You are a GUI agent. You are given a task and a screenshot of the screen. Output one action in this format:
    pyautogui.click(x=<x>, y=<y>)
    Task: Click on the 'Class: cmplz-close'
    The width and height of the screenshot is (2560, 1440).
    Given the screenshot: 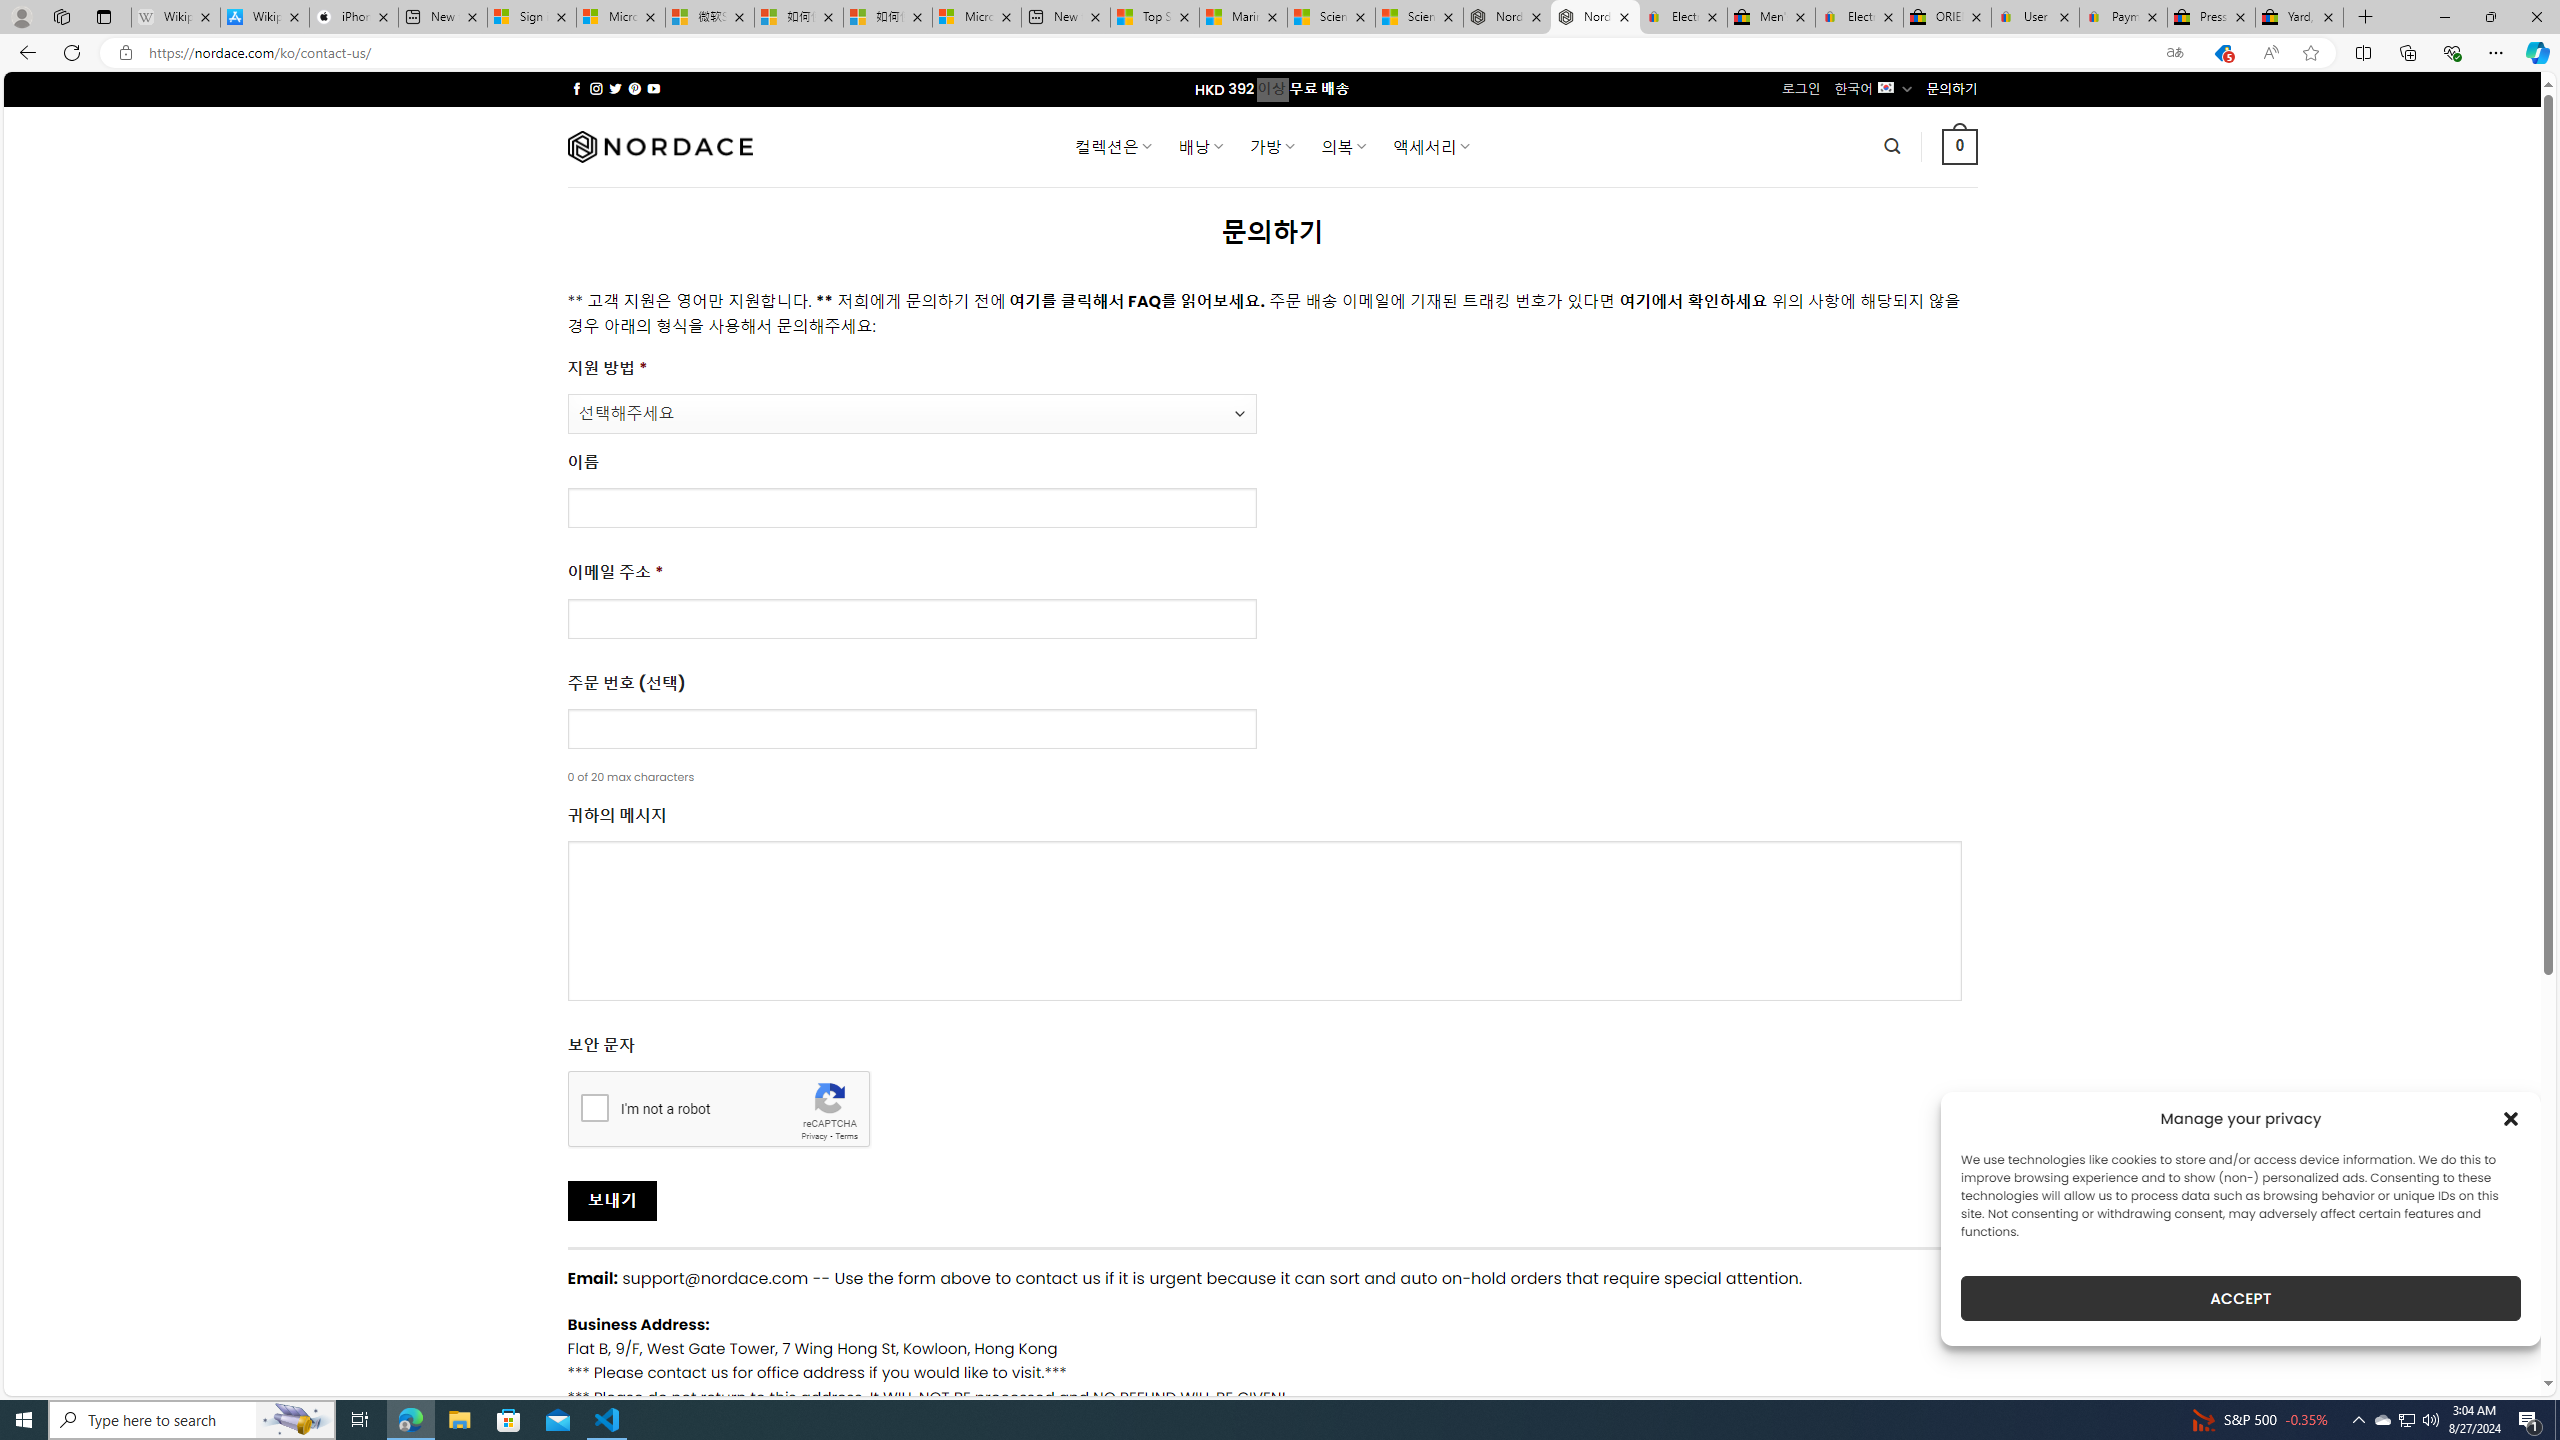 What is the action you would take?
    pyautogui.click(x=2511, y=1118)
    